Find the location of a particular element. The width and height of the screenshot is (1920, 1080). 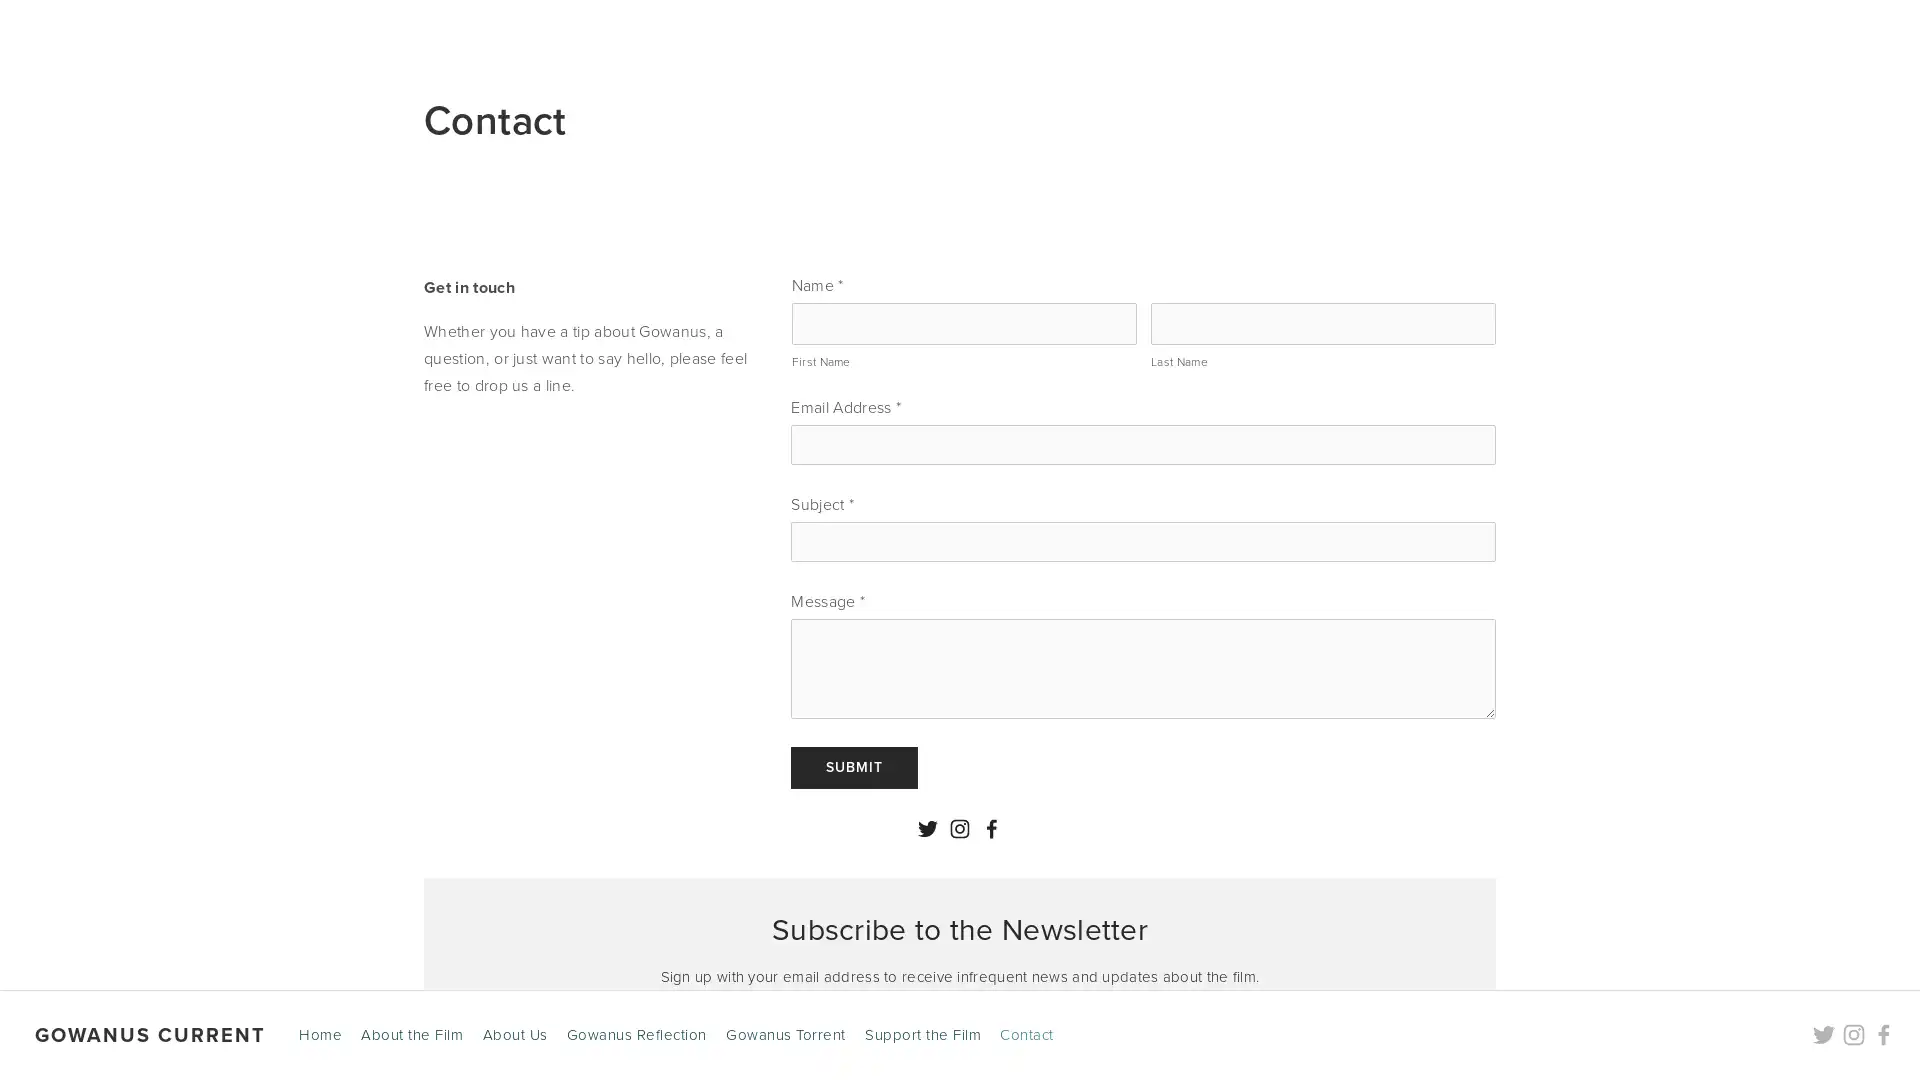

SIGN UP is located at coordinates (1085, 1048).